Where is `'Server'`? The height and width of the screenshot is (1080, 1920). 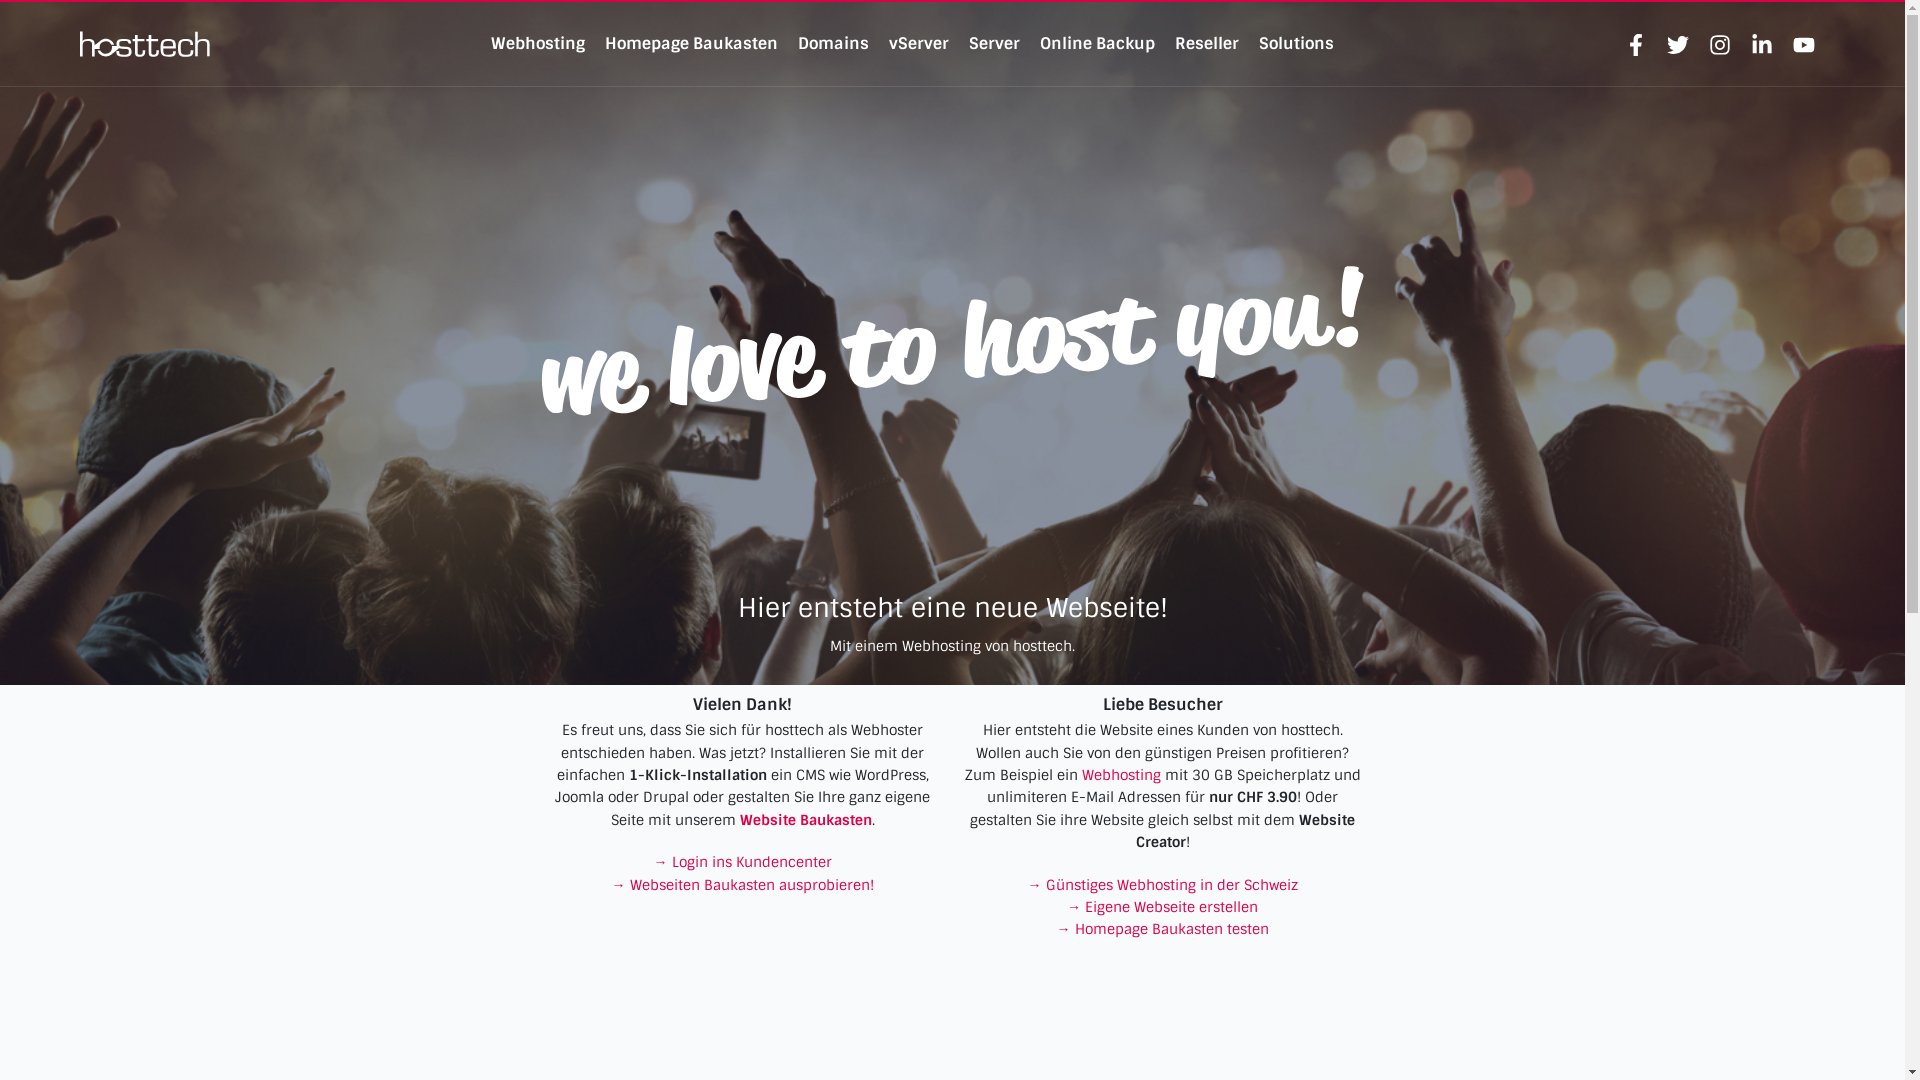
'Server' is located at coordinates (994, 43).